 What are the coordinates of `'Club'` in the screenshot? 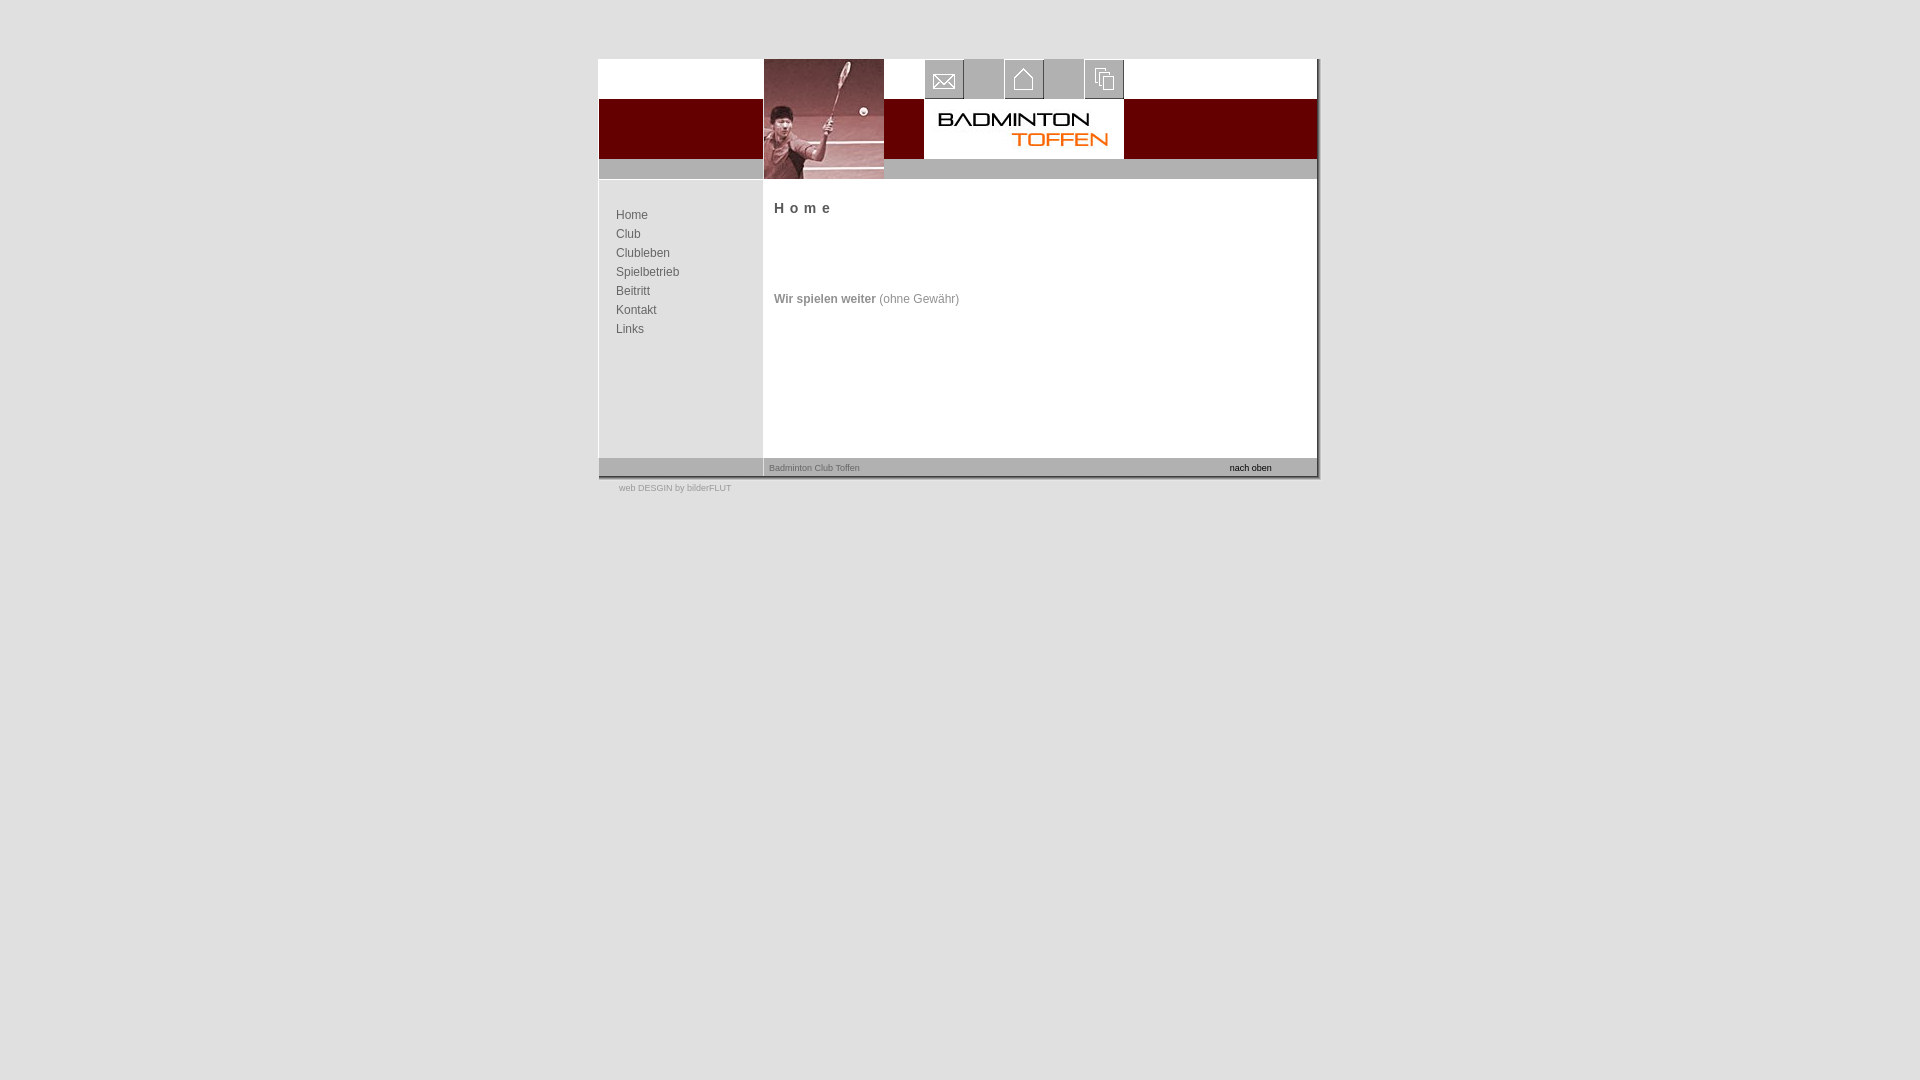 It's located at (681, 232).